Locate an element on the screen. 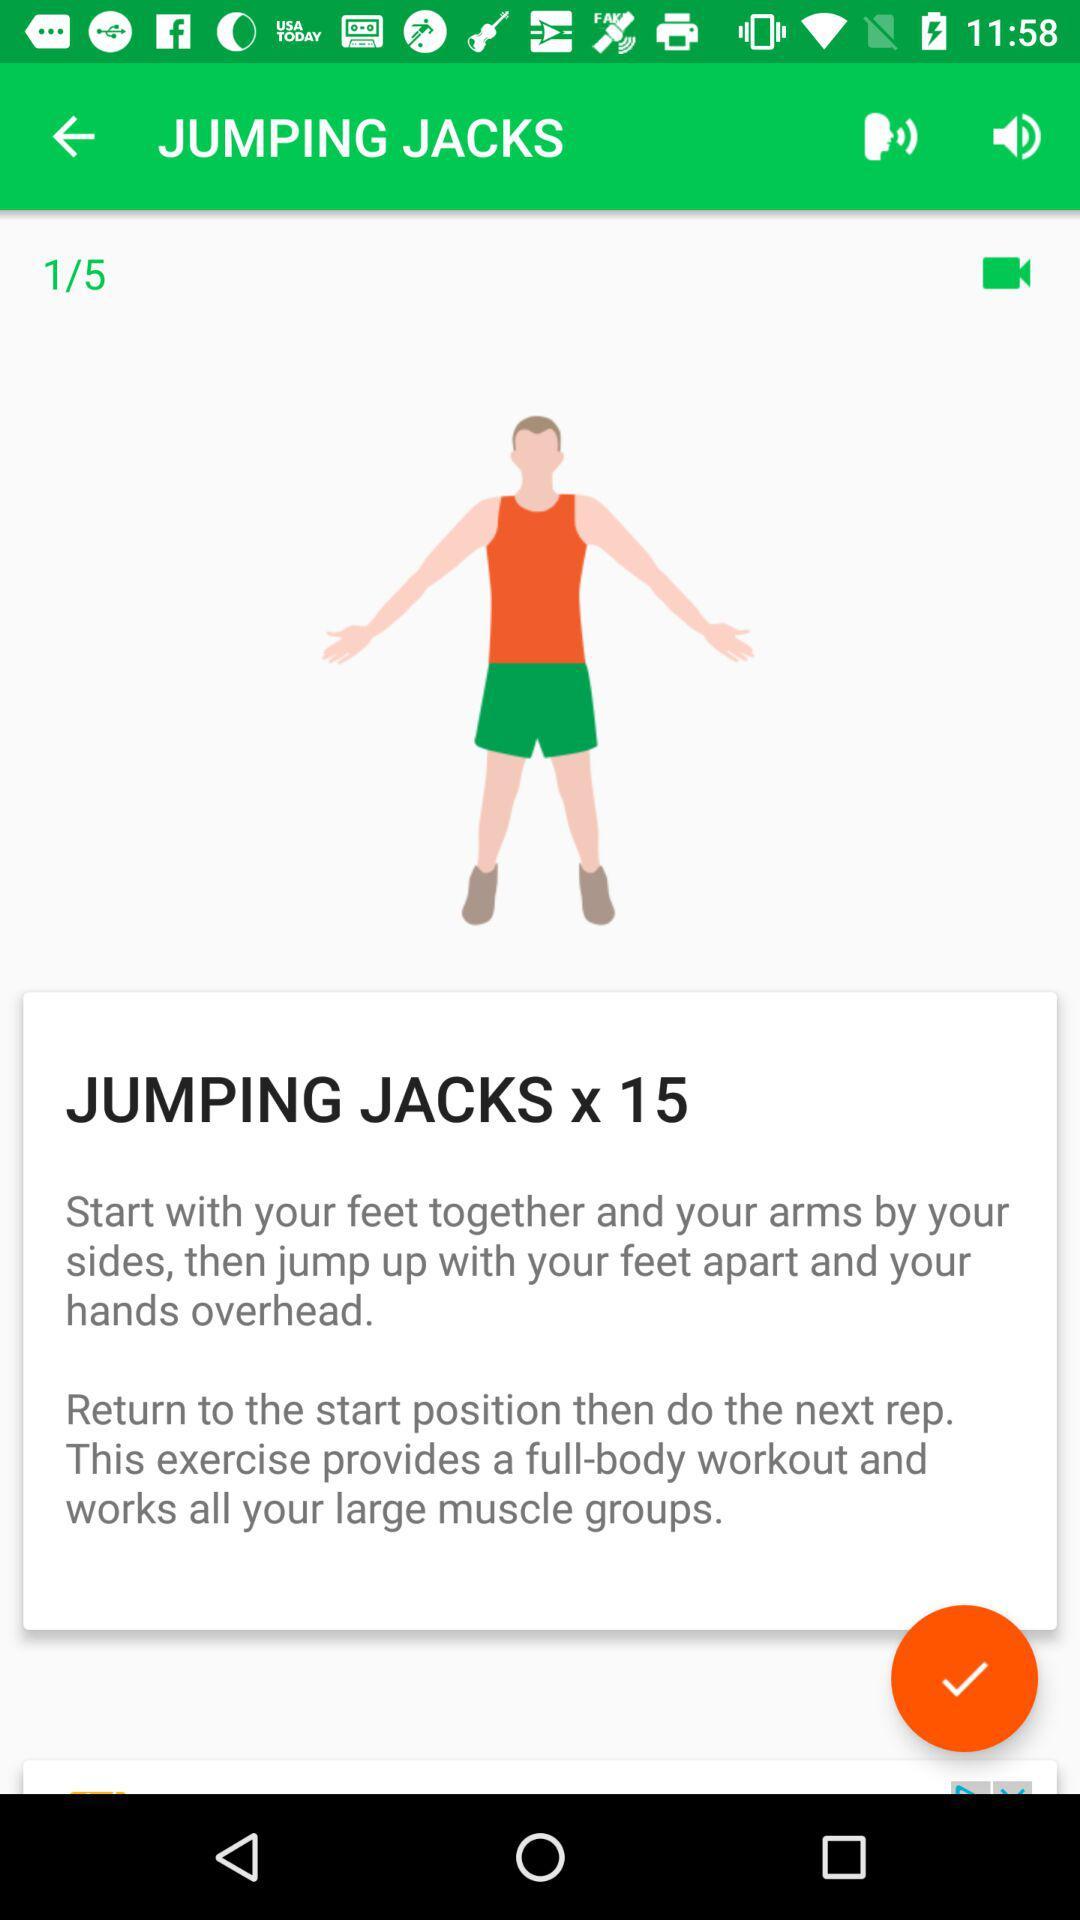 This screenshot has width=1080, height=1920. icon below the start with your icon is located at coordinates (963, 1678).